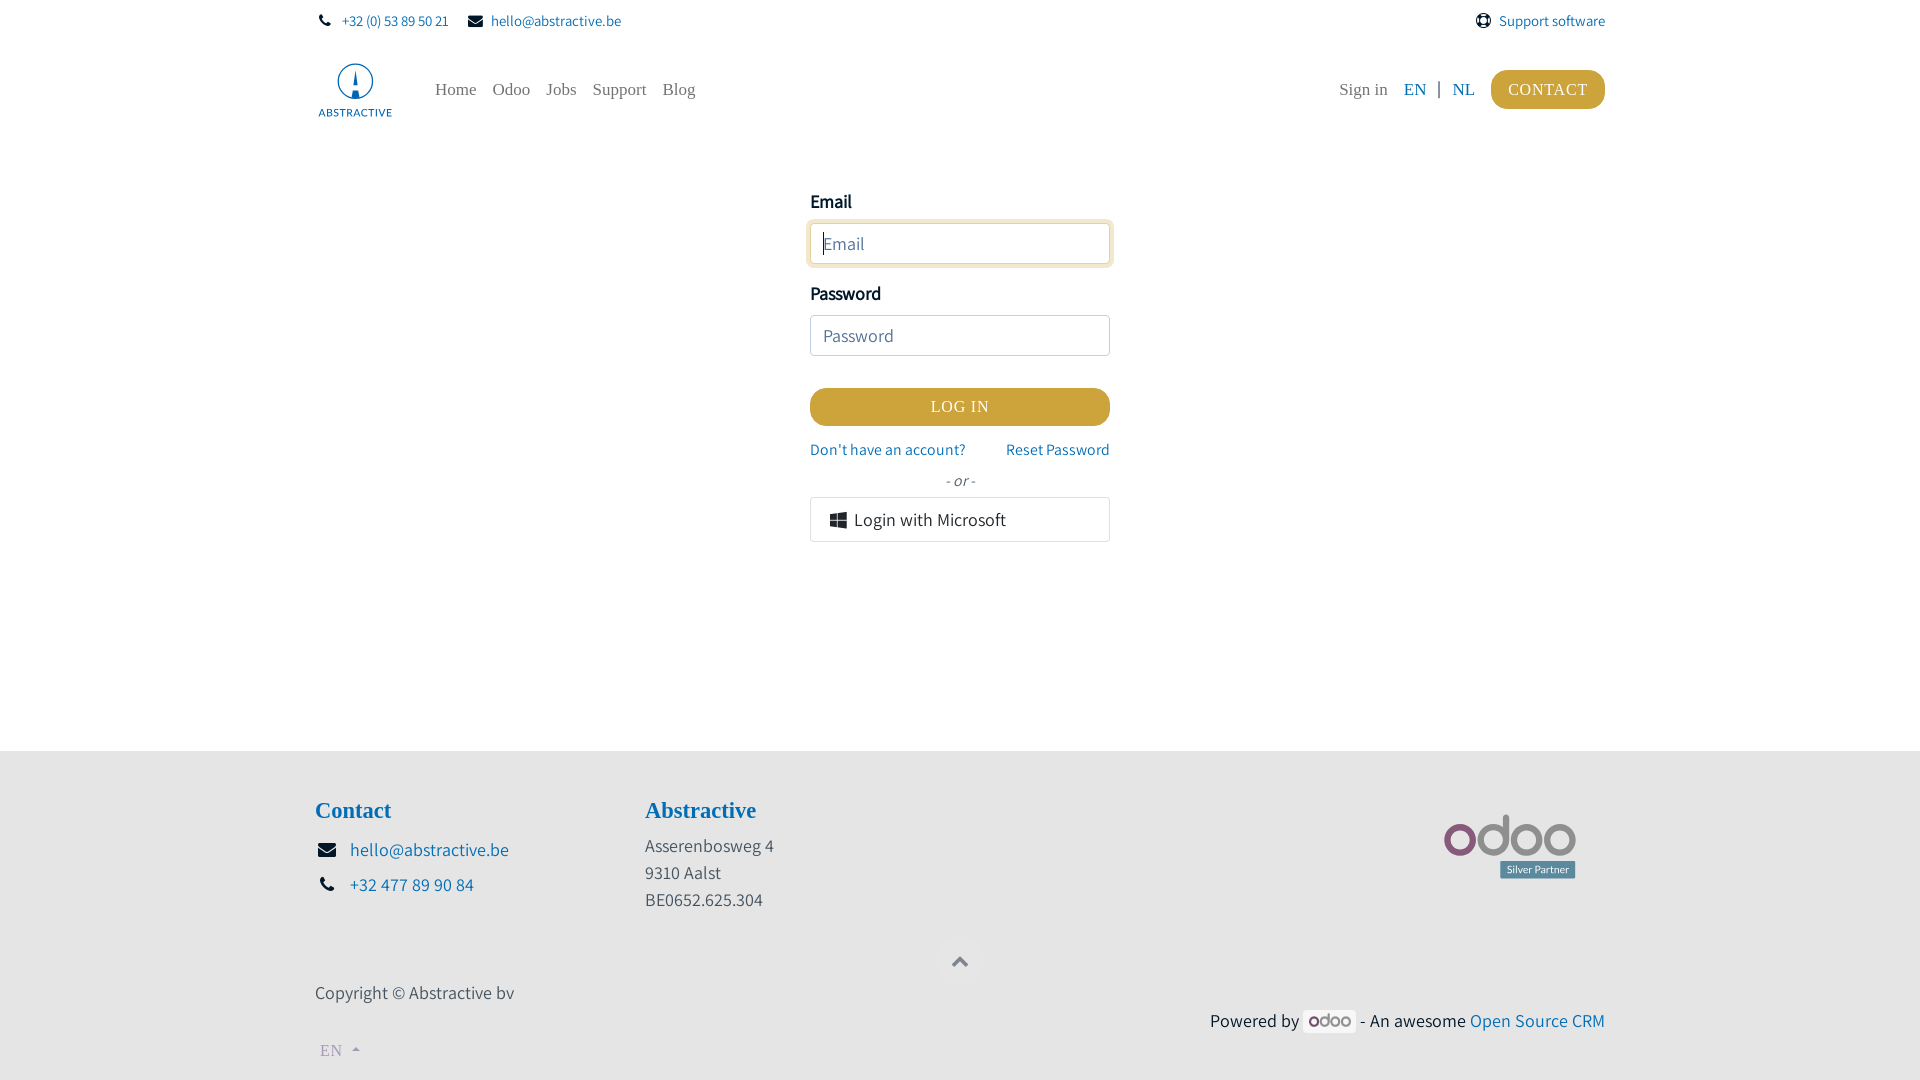 Image resolution: width=1920 pixels, height=1080 pixels. Describe the element at coordinates (1056, 450) in the screenshot. I see `'Reset Password'` at that location.